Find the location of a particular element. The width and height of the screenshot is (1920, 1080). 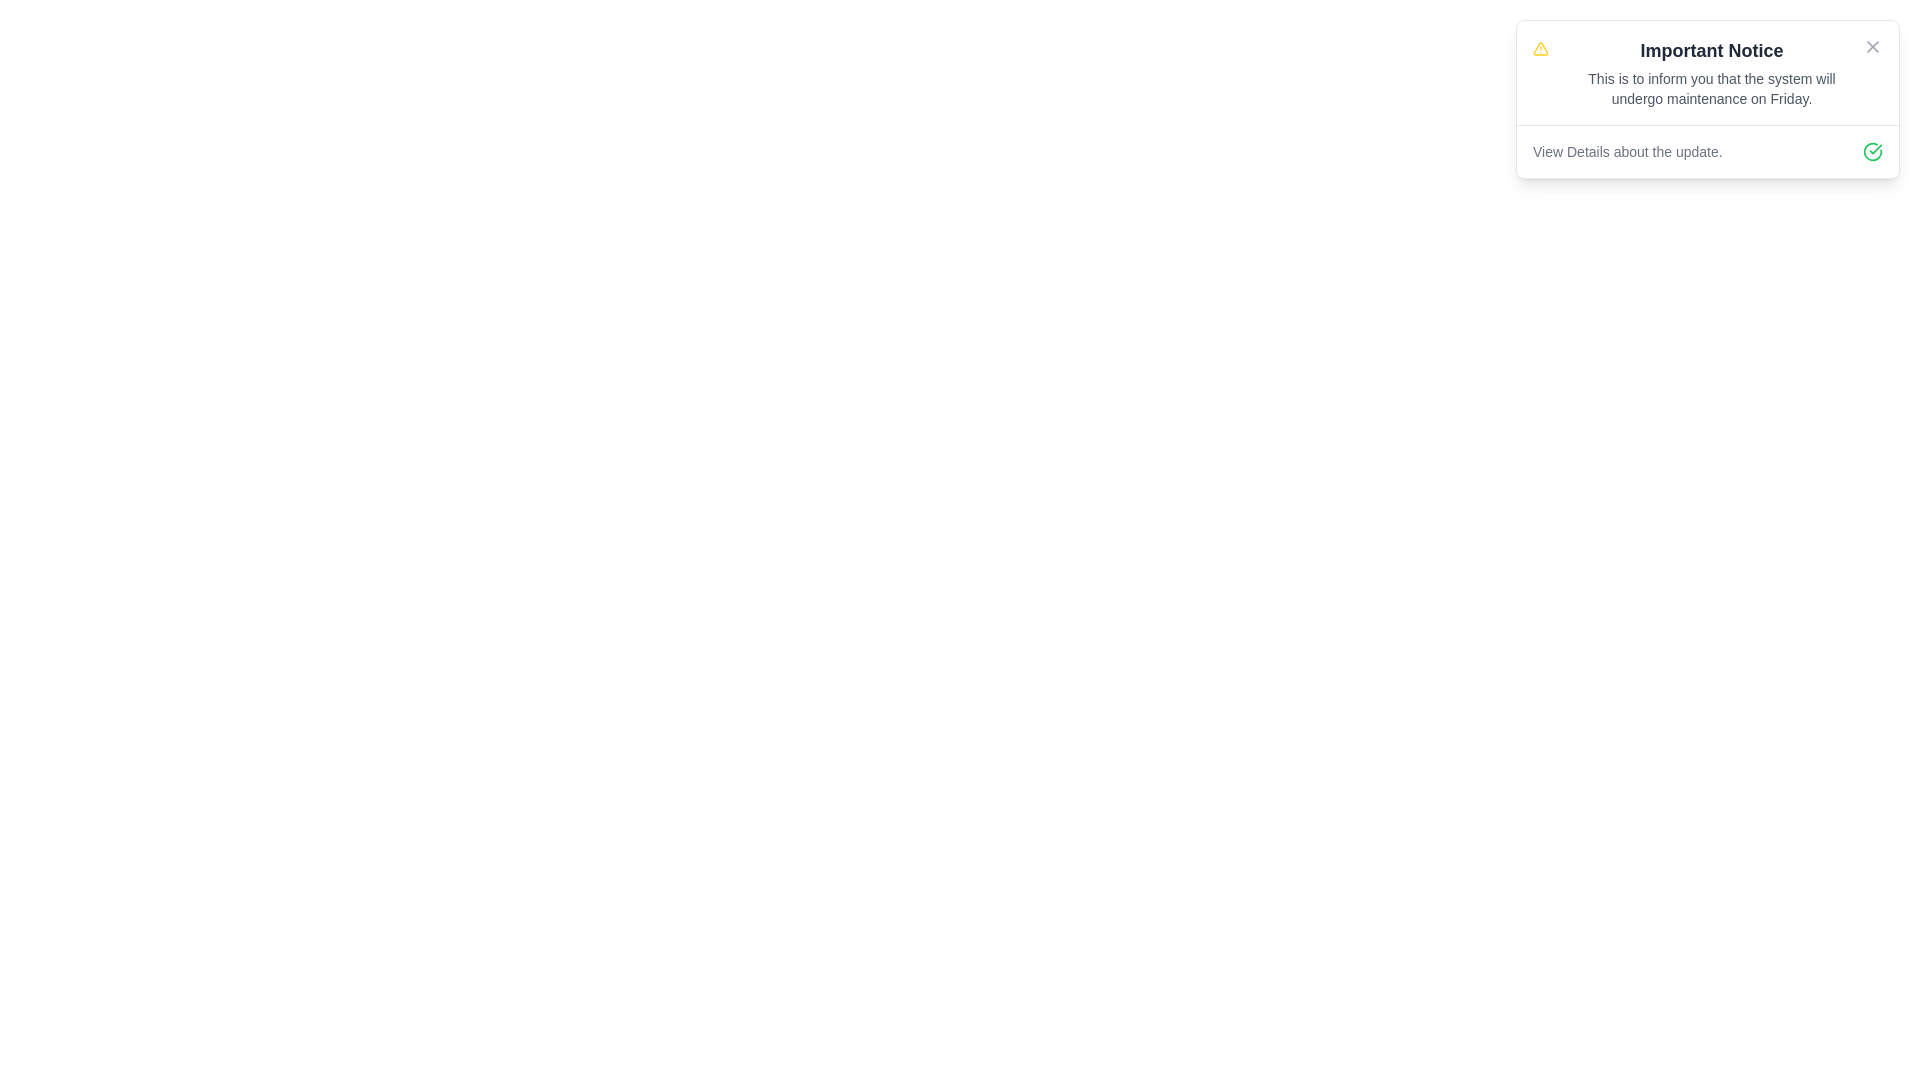

the text block that says 'View Details about the update.' and its accompanying green circular icon with a white checkmark is located at coordinates (1707, 150).